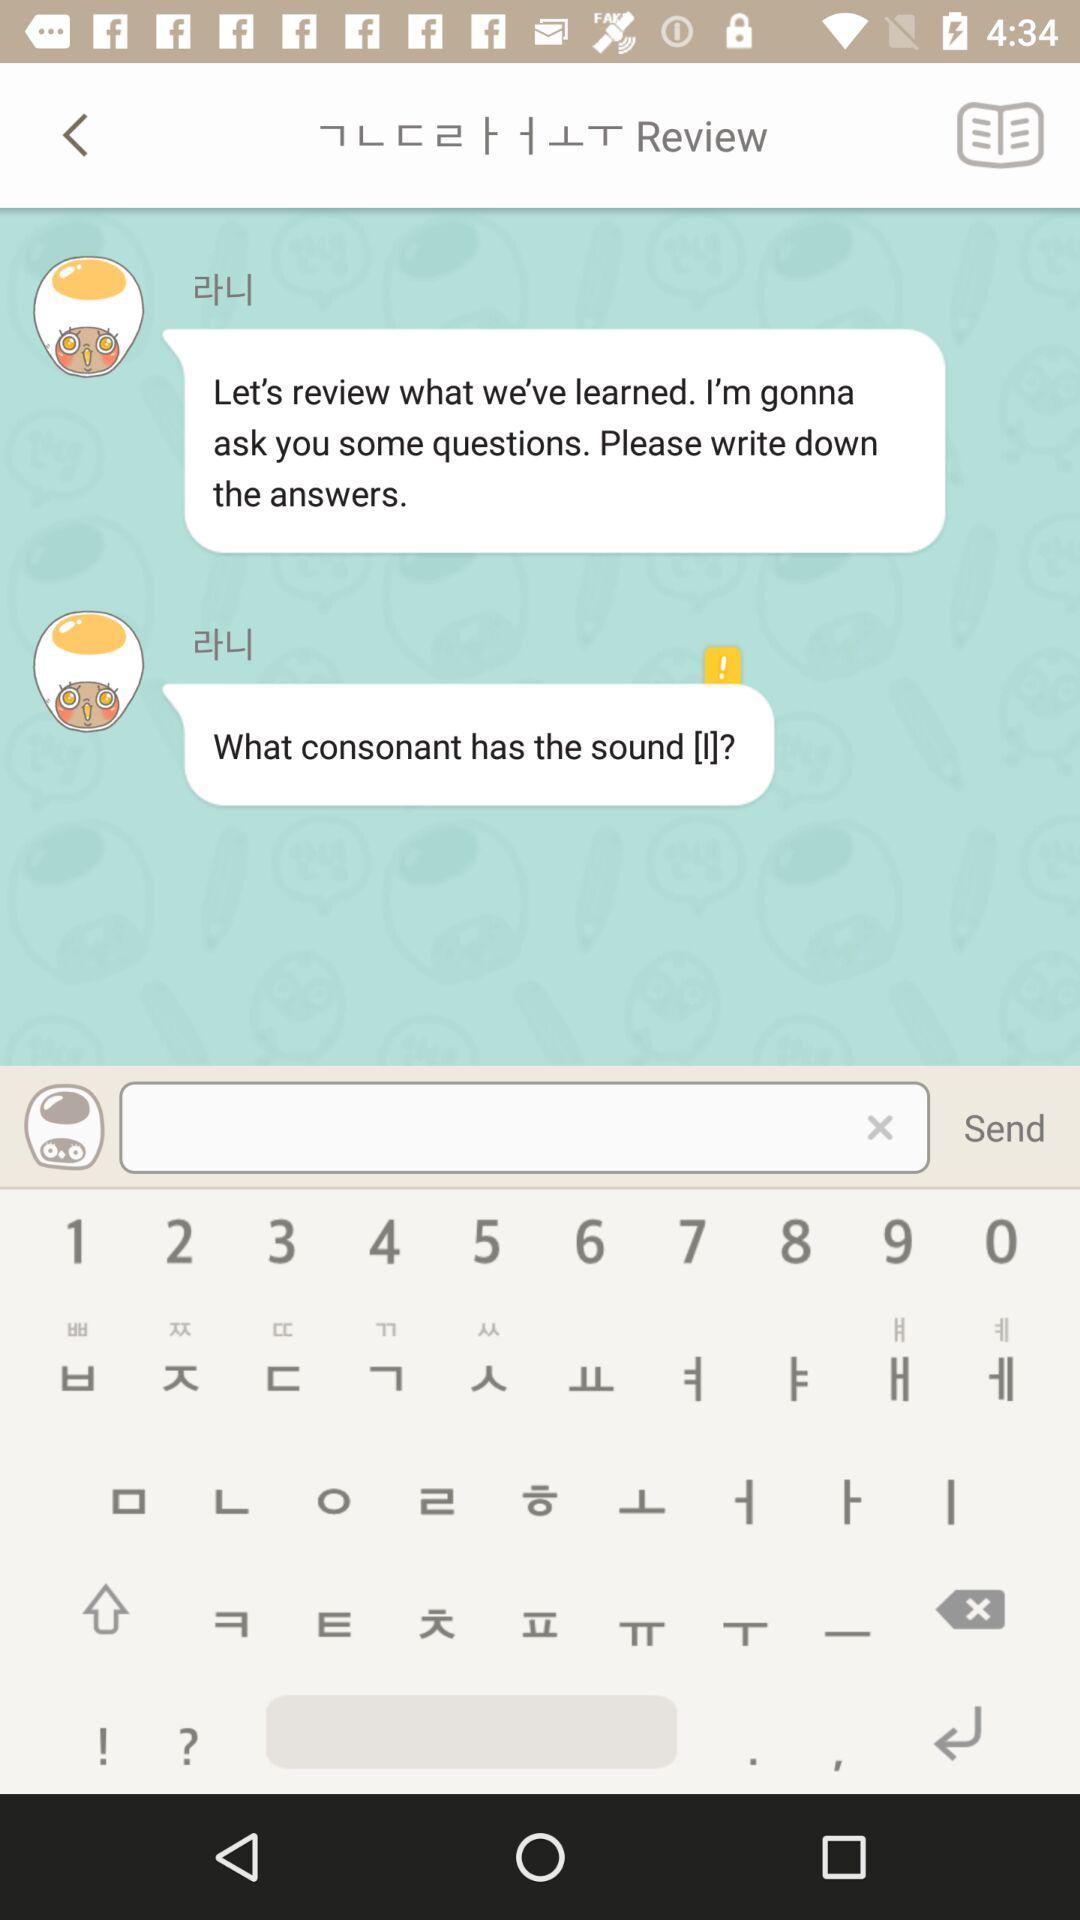 The height and width of the screenshot is (1920, 1080). What do you see at coordinates (76, 1362) in the screenshot?
I see `the save icon` at bounding box center [76, 1362].